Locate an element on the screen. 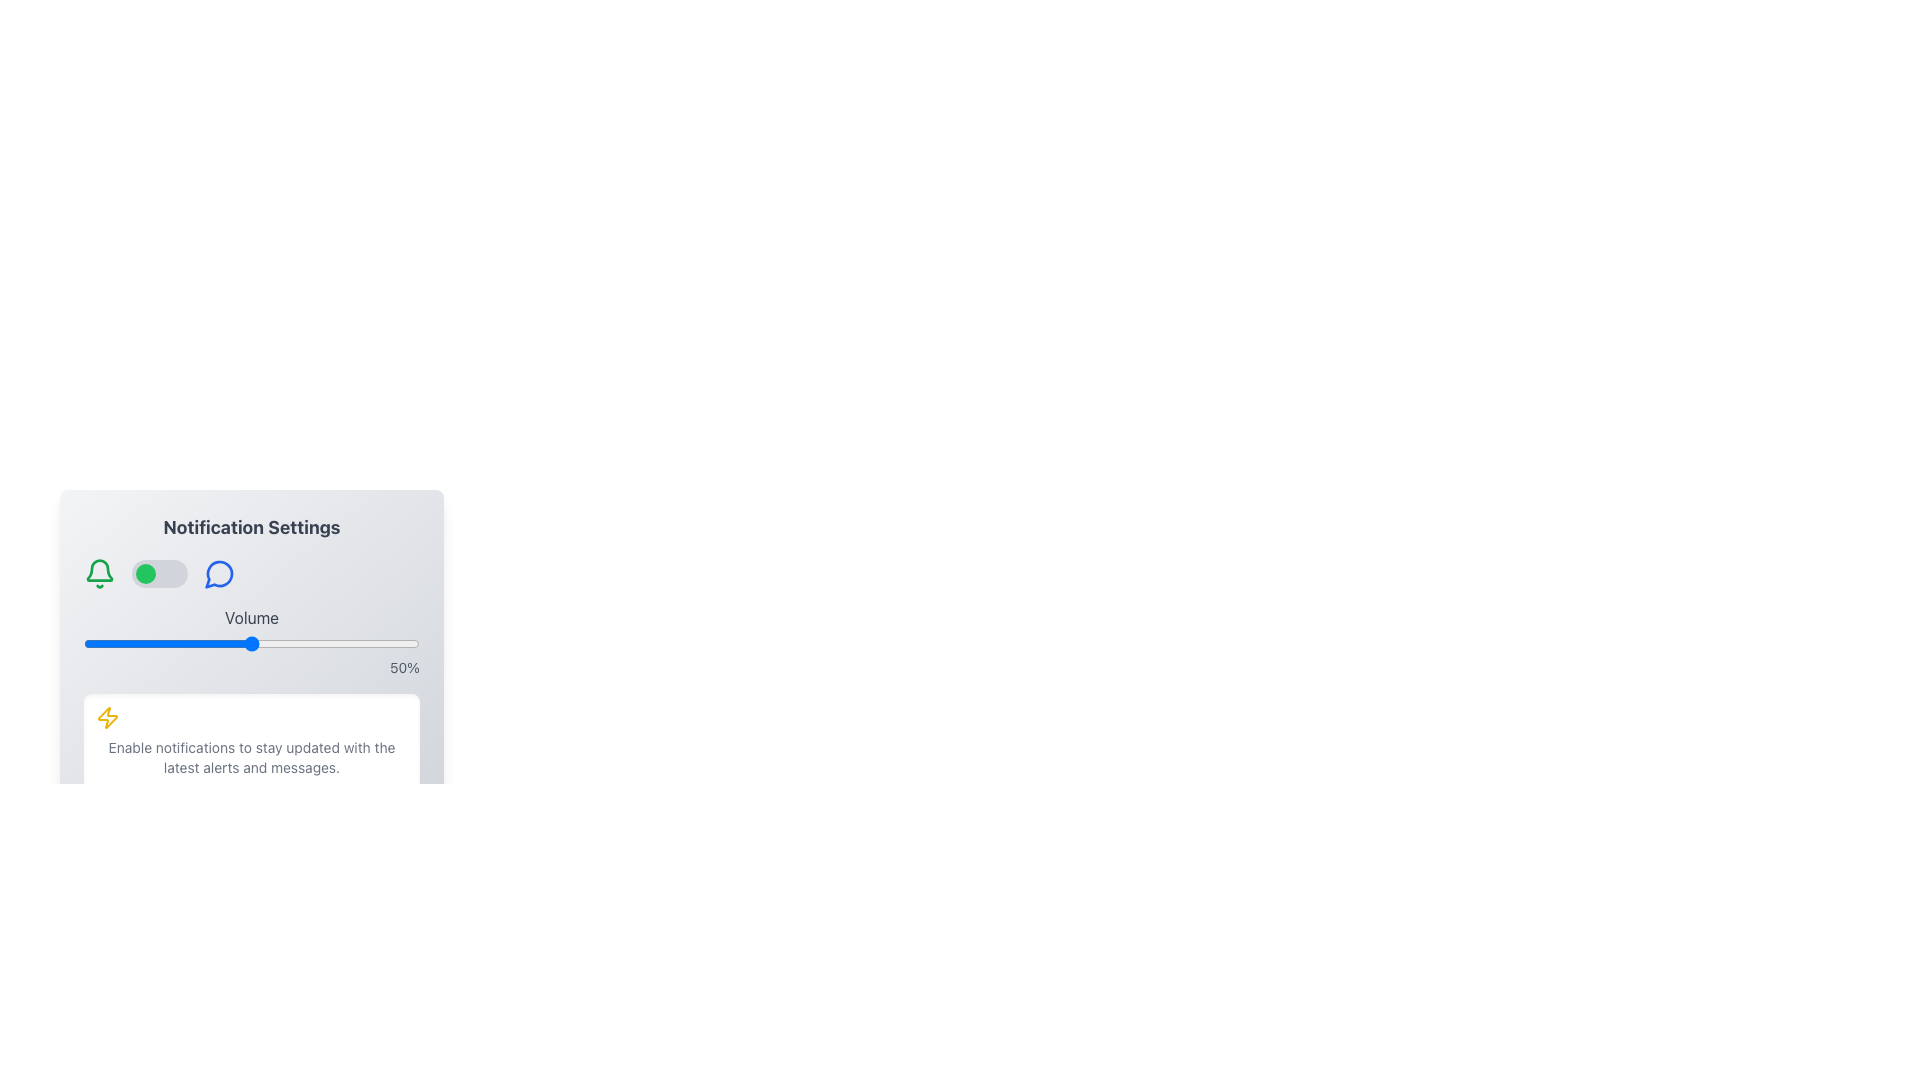 This screenshot has height=1080, width=1920. the static text element displaying the numerical value '50%' which is located below the 'Volume' label and aligns with the right edge of the slider bar is located at coordinates (251, 667).